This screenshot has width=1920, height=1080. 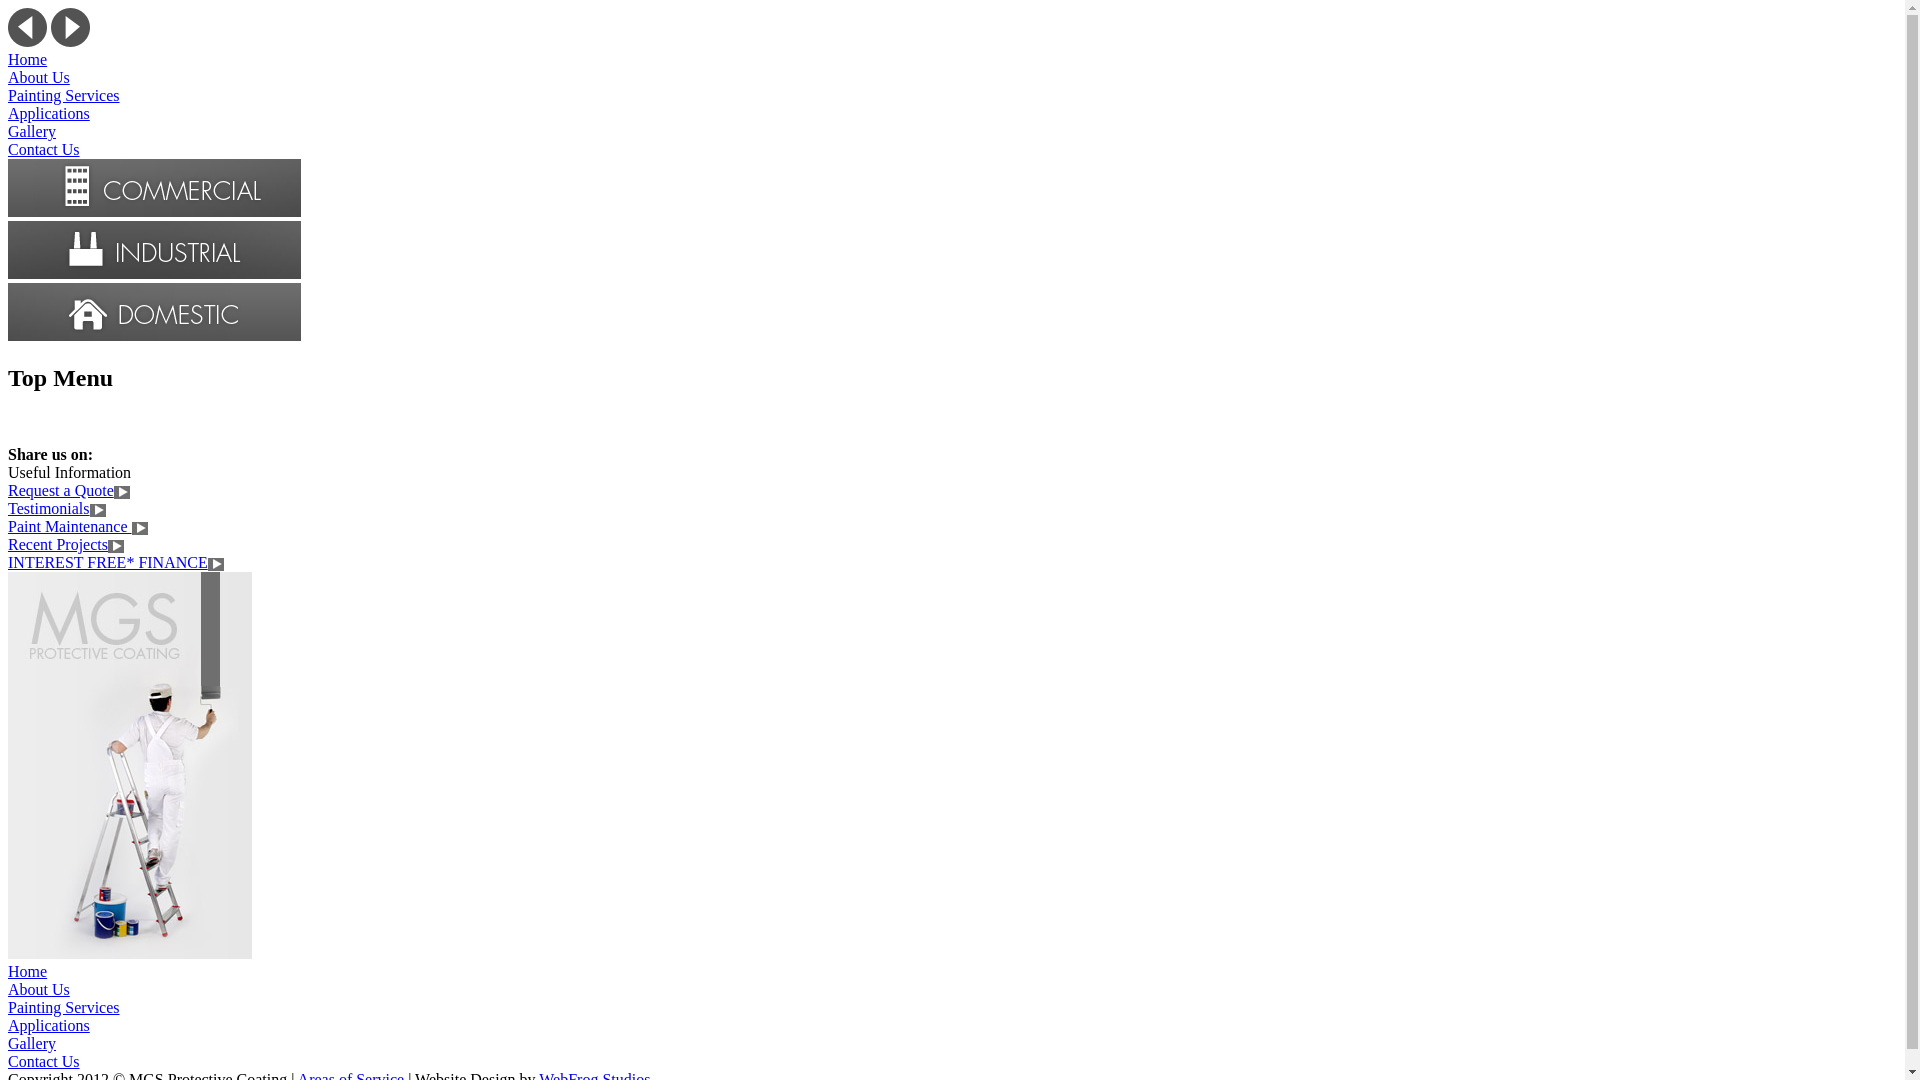 I want to click on 'Recent Projects', so click(x=57, y=544).